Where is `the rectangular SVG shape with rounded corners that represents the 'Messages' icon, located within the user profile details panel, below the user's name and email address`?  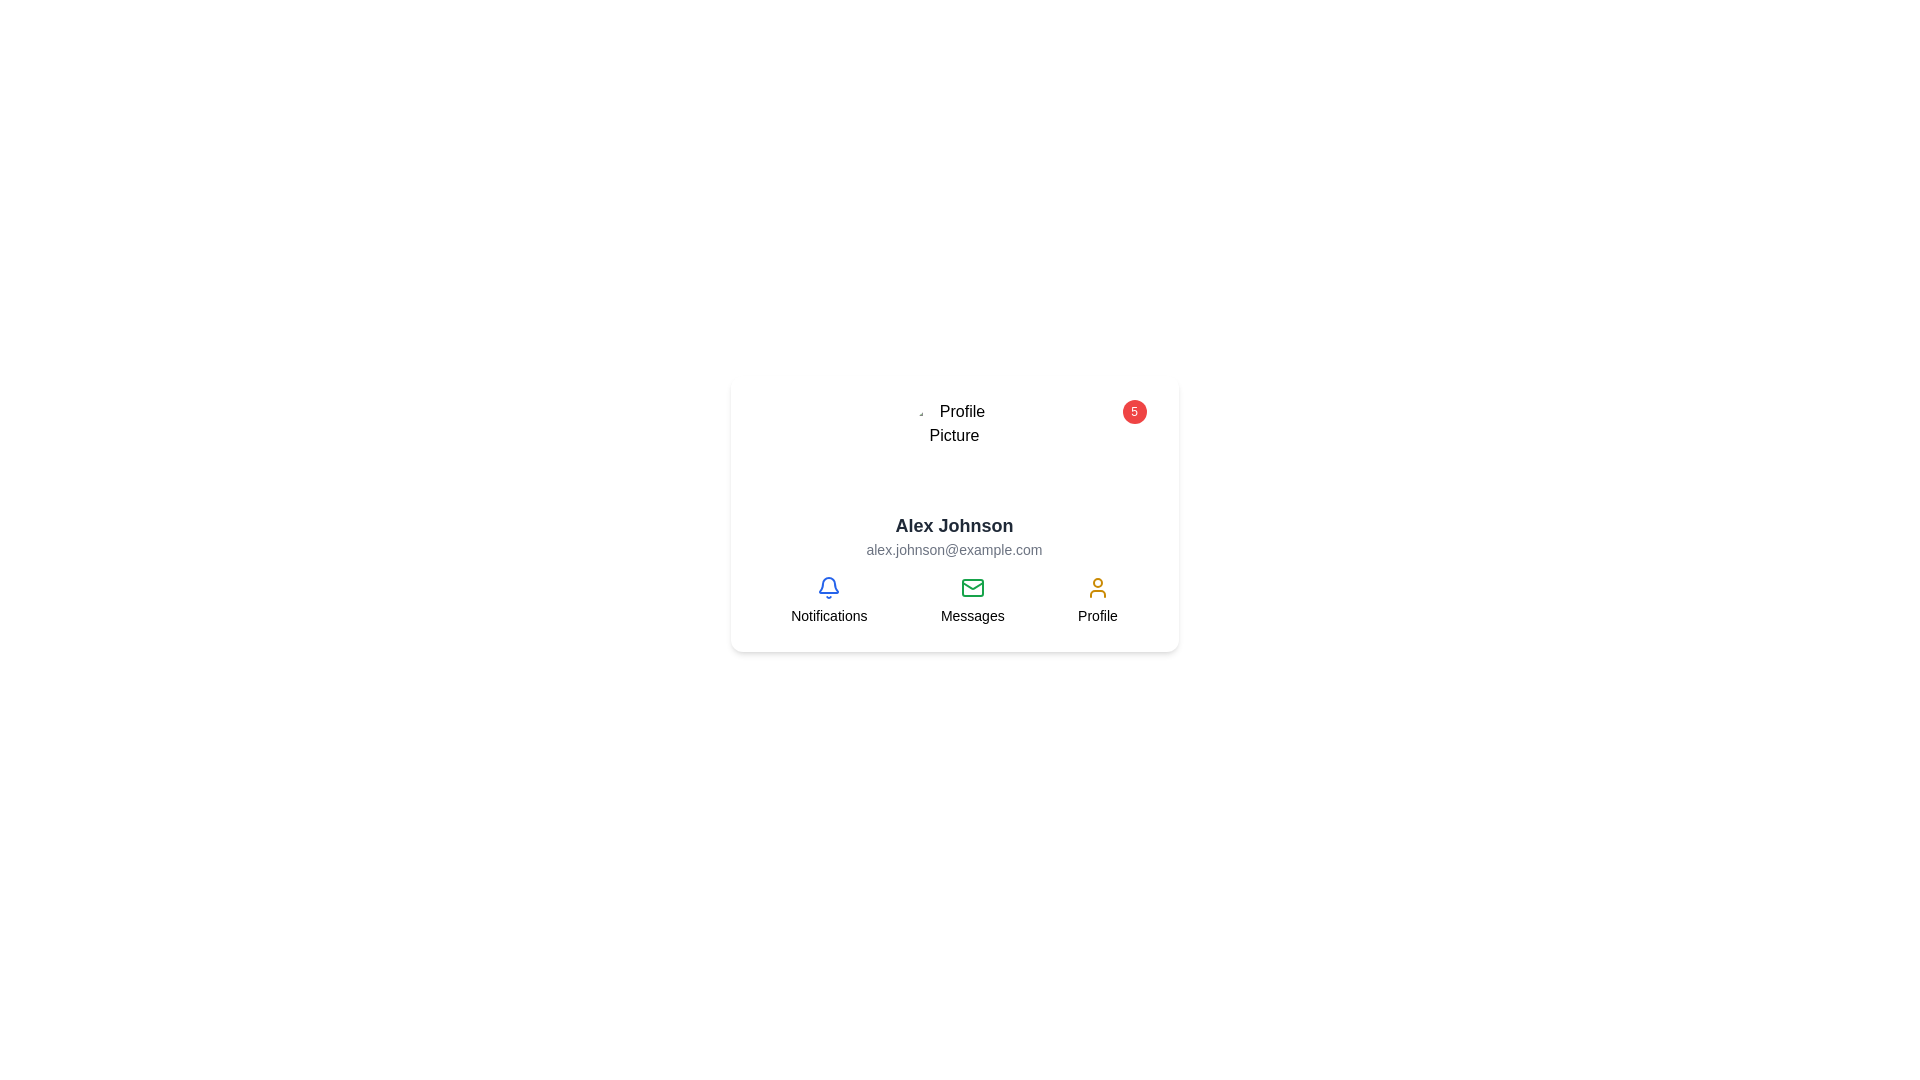
the rectangular SVG shape with rounded corners that represents the 'Messages' icon, located within the user profile details panel, below the user's name and email address is located at coordinates (972, 586).